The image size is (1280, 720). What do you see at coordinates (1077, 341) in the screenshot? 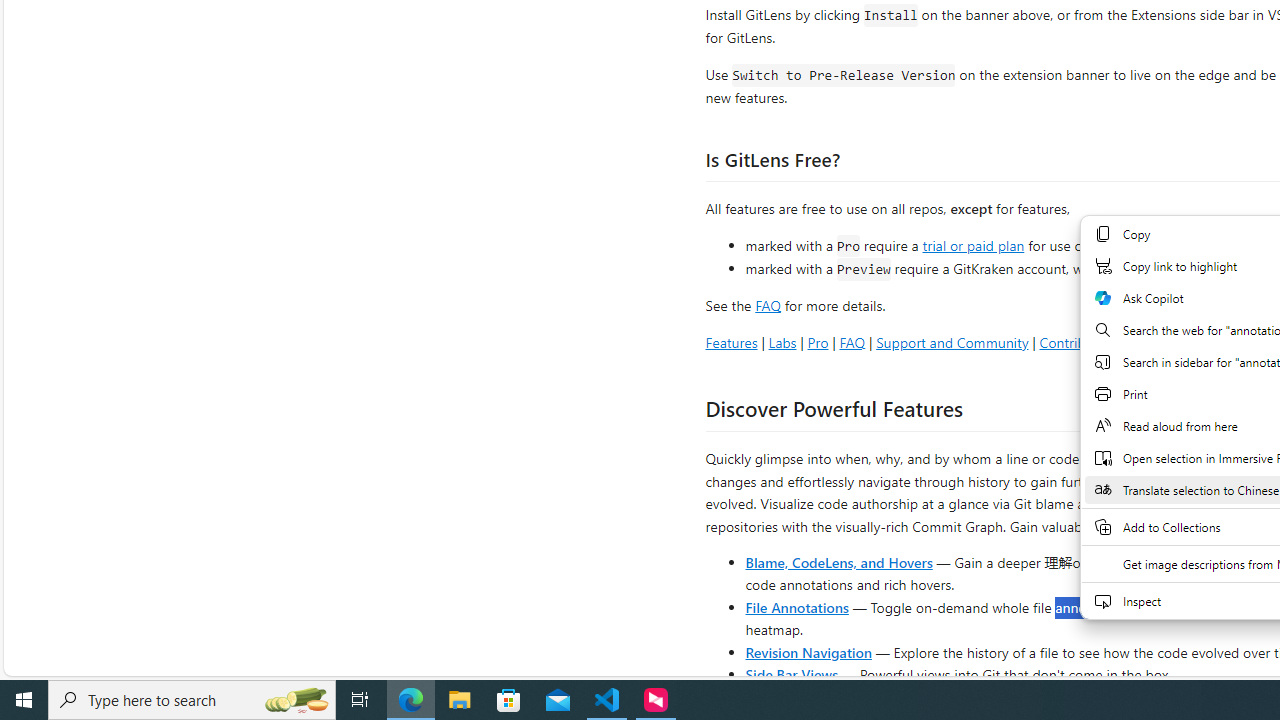
I see `'Contributing'` at bounding box center [1077, 341].